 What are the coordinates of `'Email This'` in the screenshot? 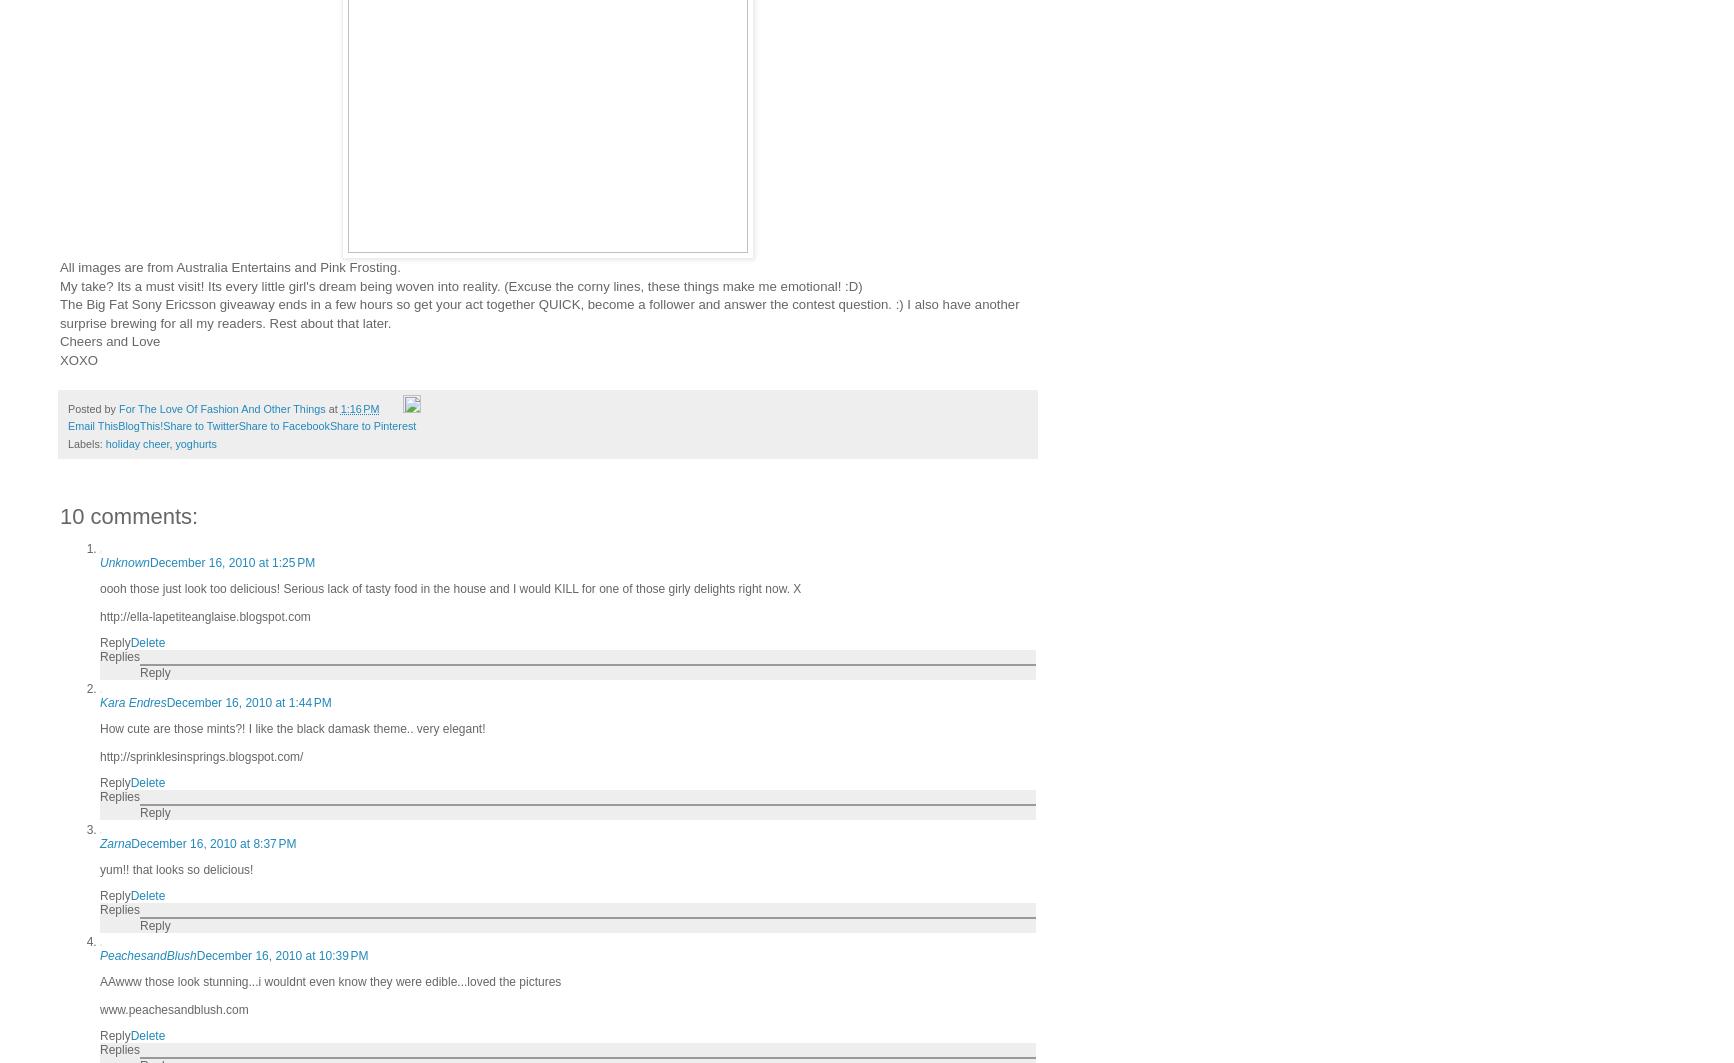 It's located at (92, 426).